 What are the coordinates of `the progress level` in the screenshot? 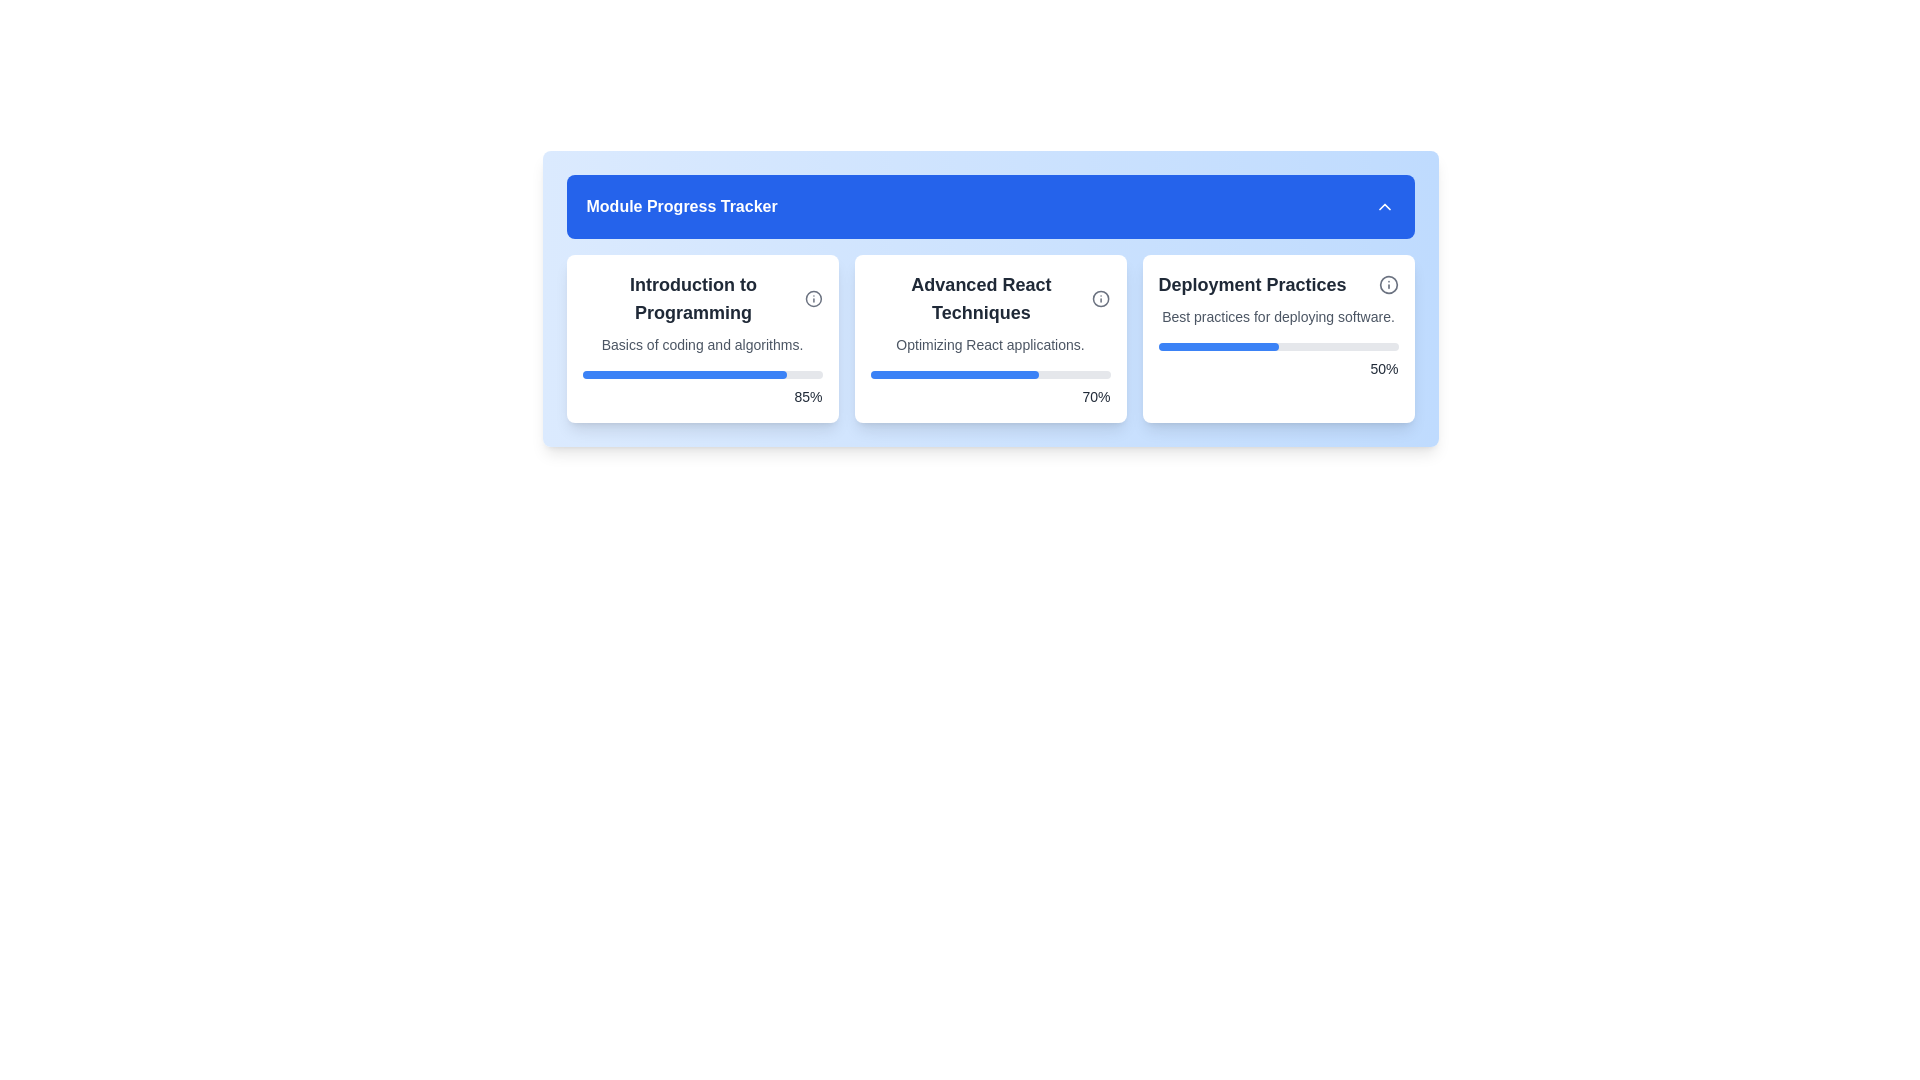 It's located at (1324, 346).